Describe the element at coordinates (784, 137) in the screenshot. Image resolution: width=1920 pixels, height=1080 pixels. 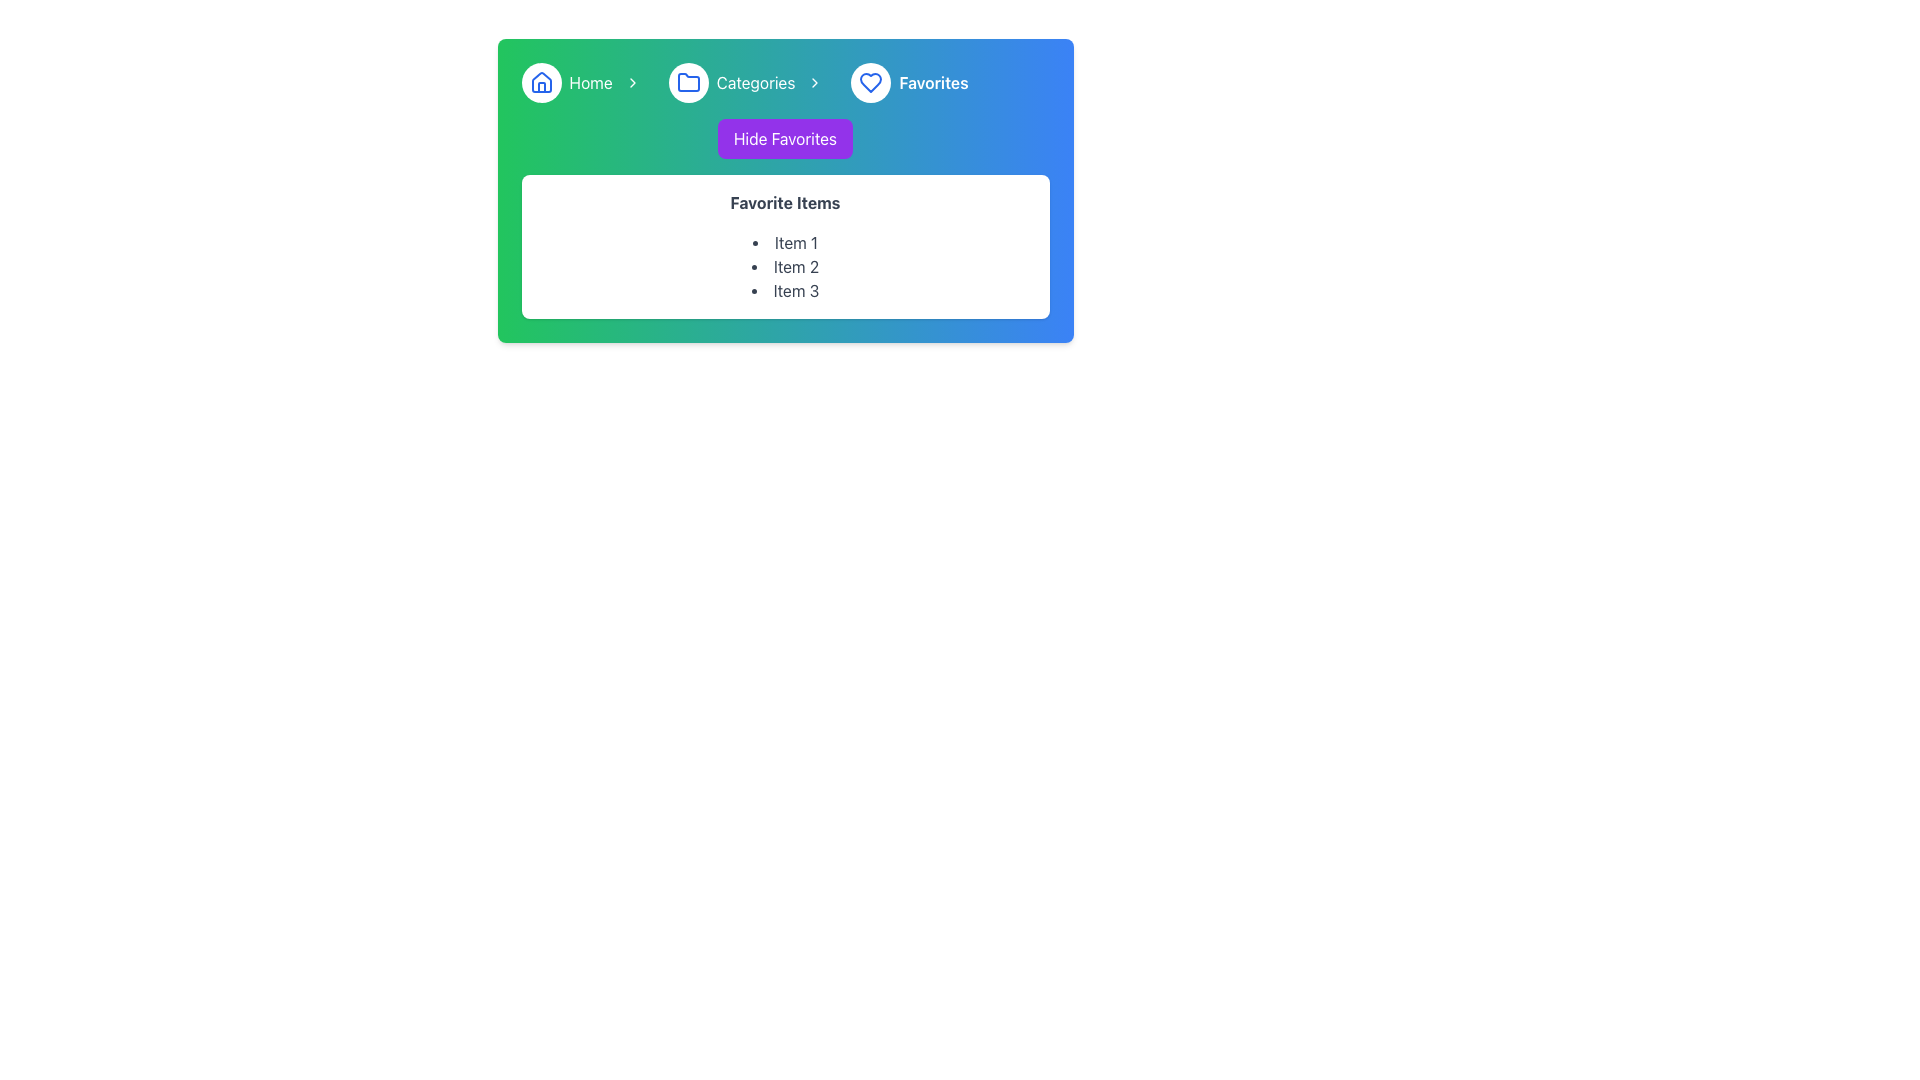
I see `the 'Hide Favorites' button, which is a deep purple rounded rectangular button with white text, to observe its hover effect` at that location.